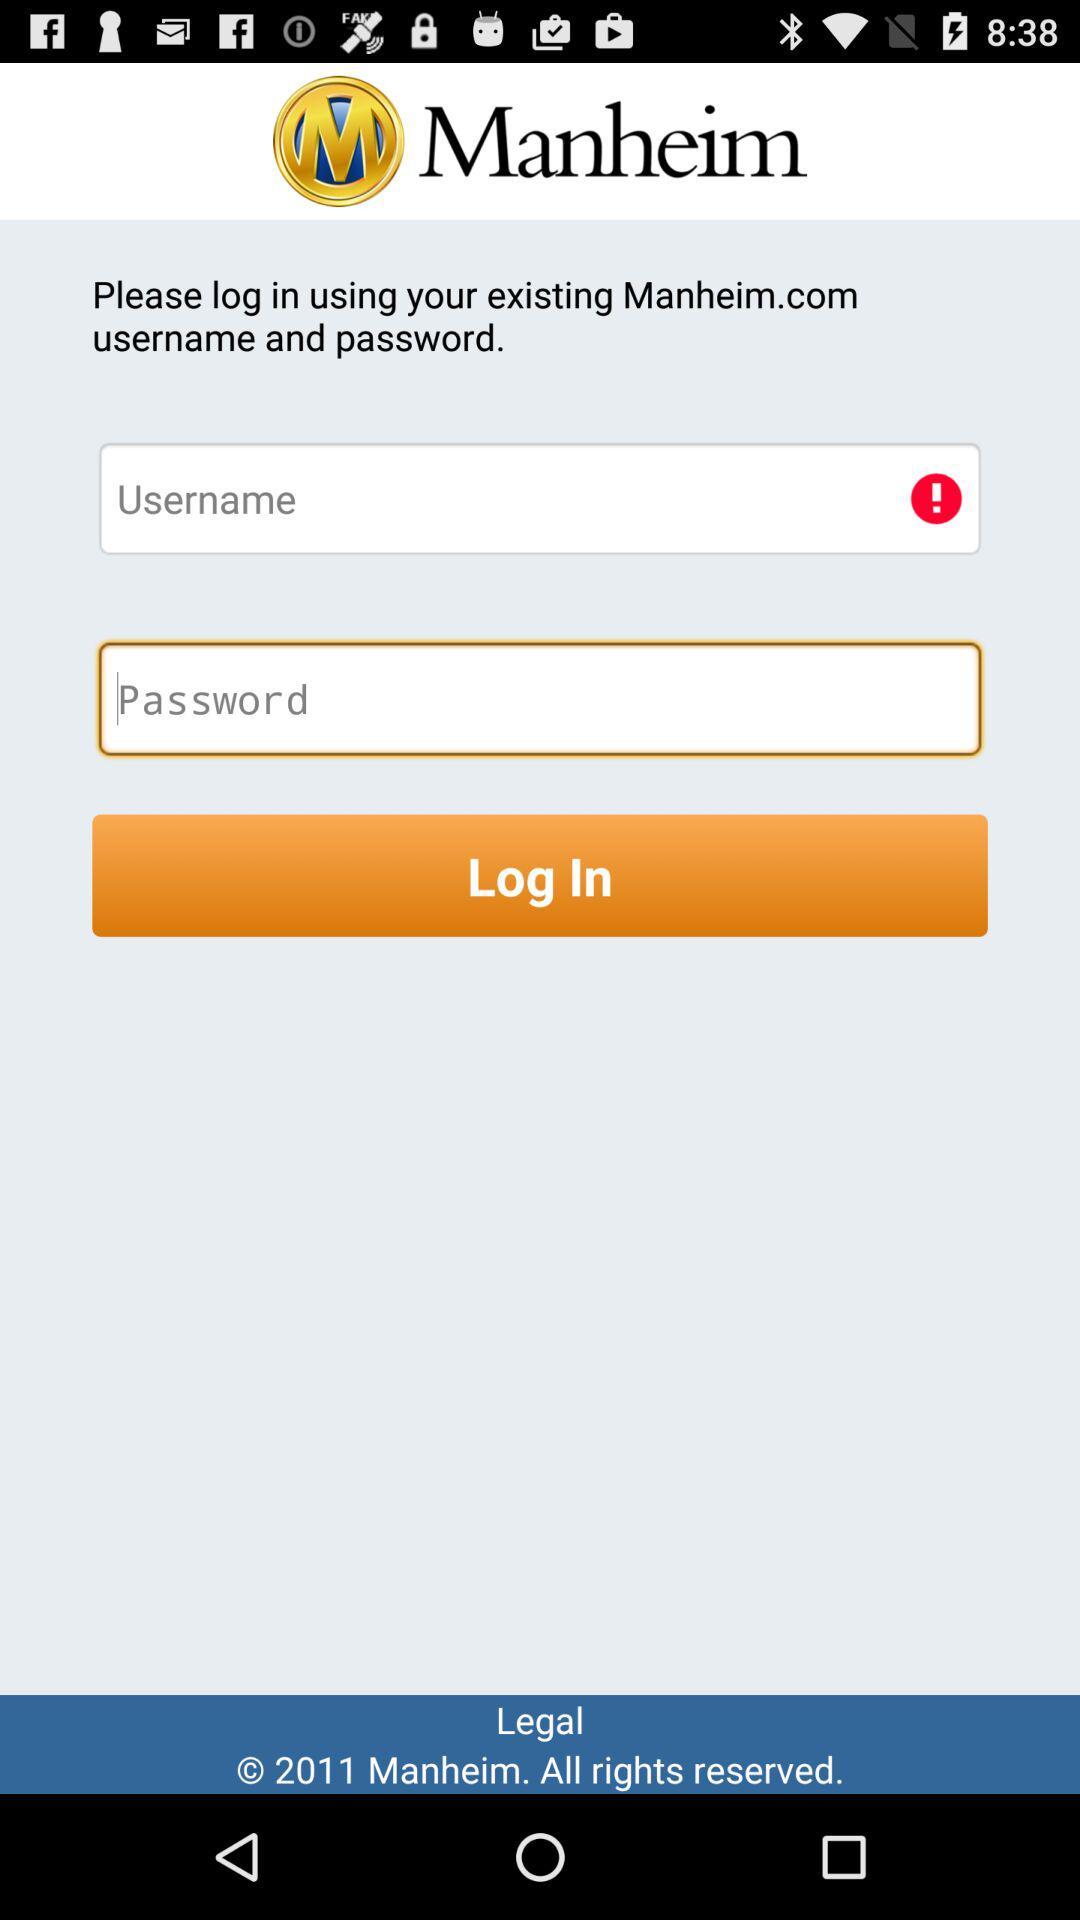 This screenshot has height=1920, width=1080. I want to click on app above 2011 manheim all app, so click(540, 1718).